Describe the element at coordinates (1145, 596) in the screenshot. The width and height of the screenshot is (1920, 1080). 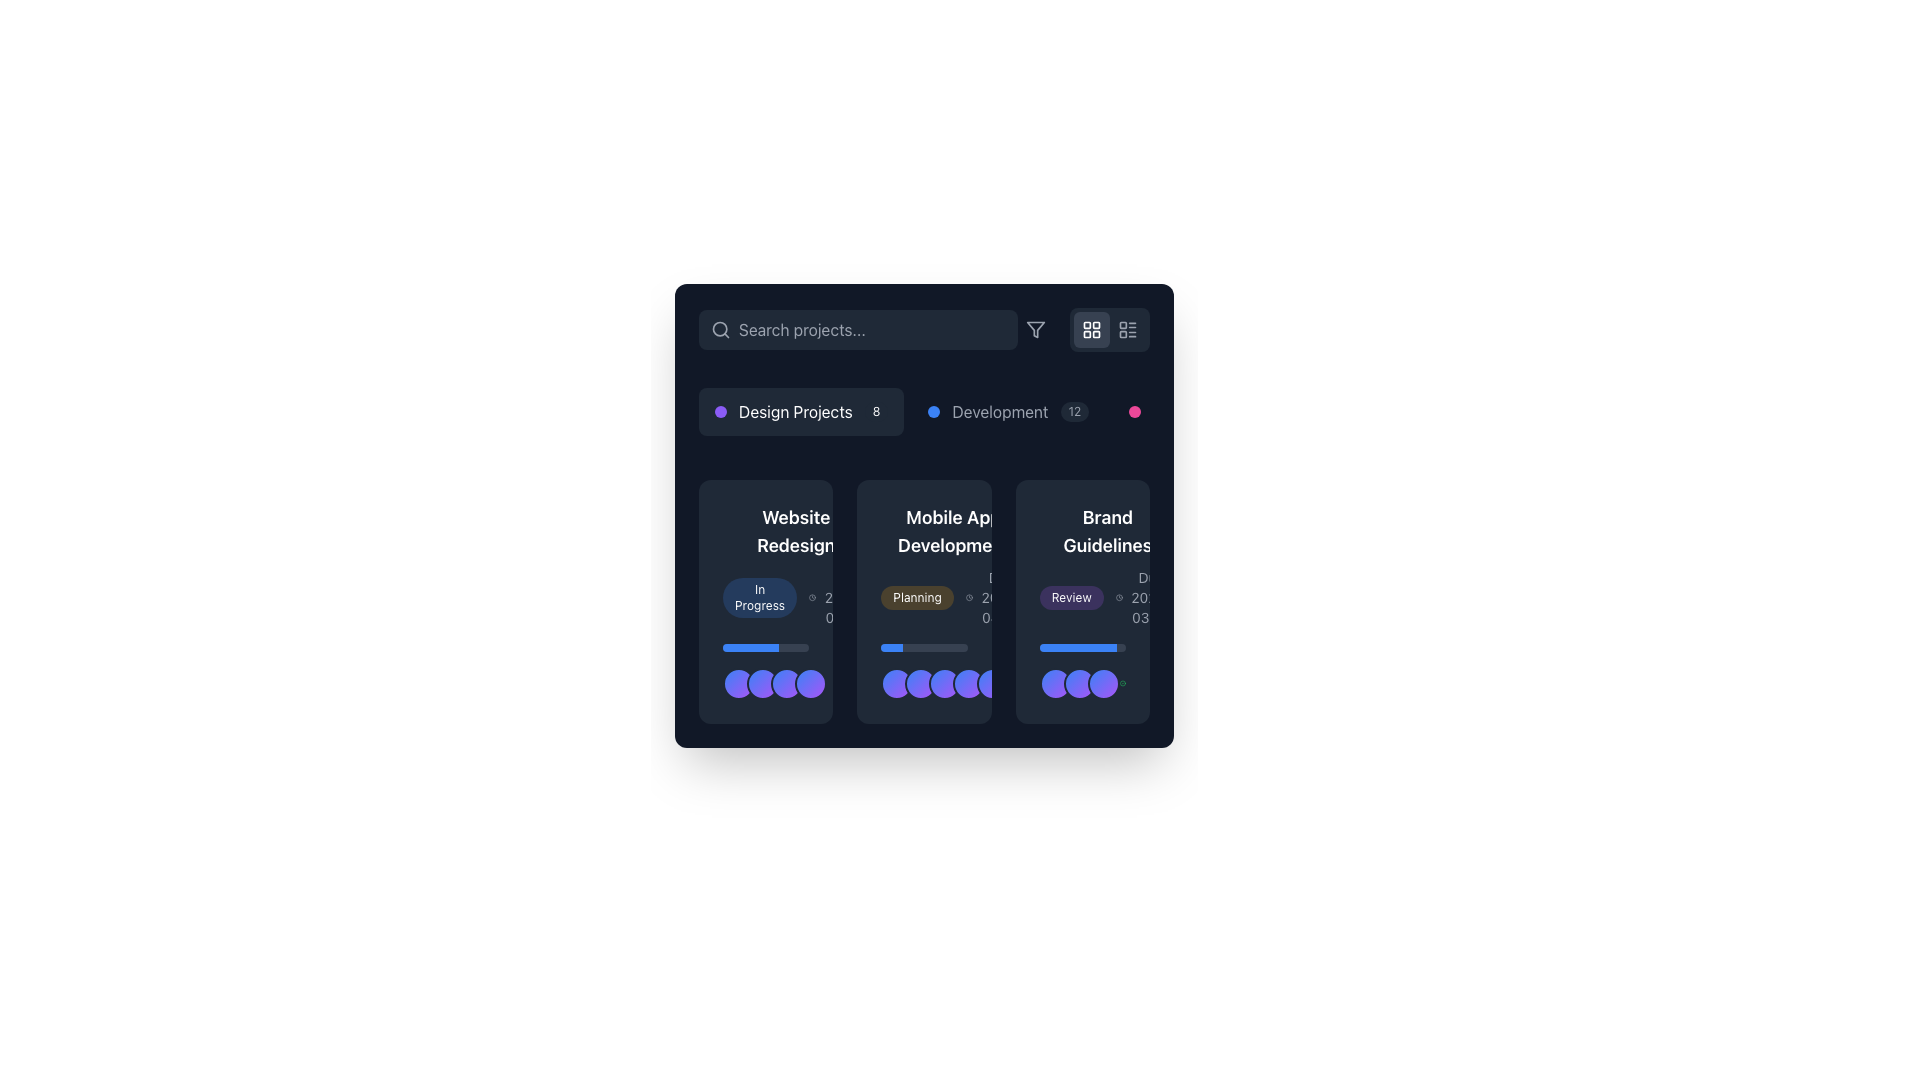
I see `the text label indicating the deadline date 'Due 2024-03-10' located in the rightmost card labeled 'Brand Guidelines', positioned below the 'Review' label` at that location.